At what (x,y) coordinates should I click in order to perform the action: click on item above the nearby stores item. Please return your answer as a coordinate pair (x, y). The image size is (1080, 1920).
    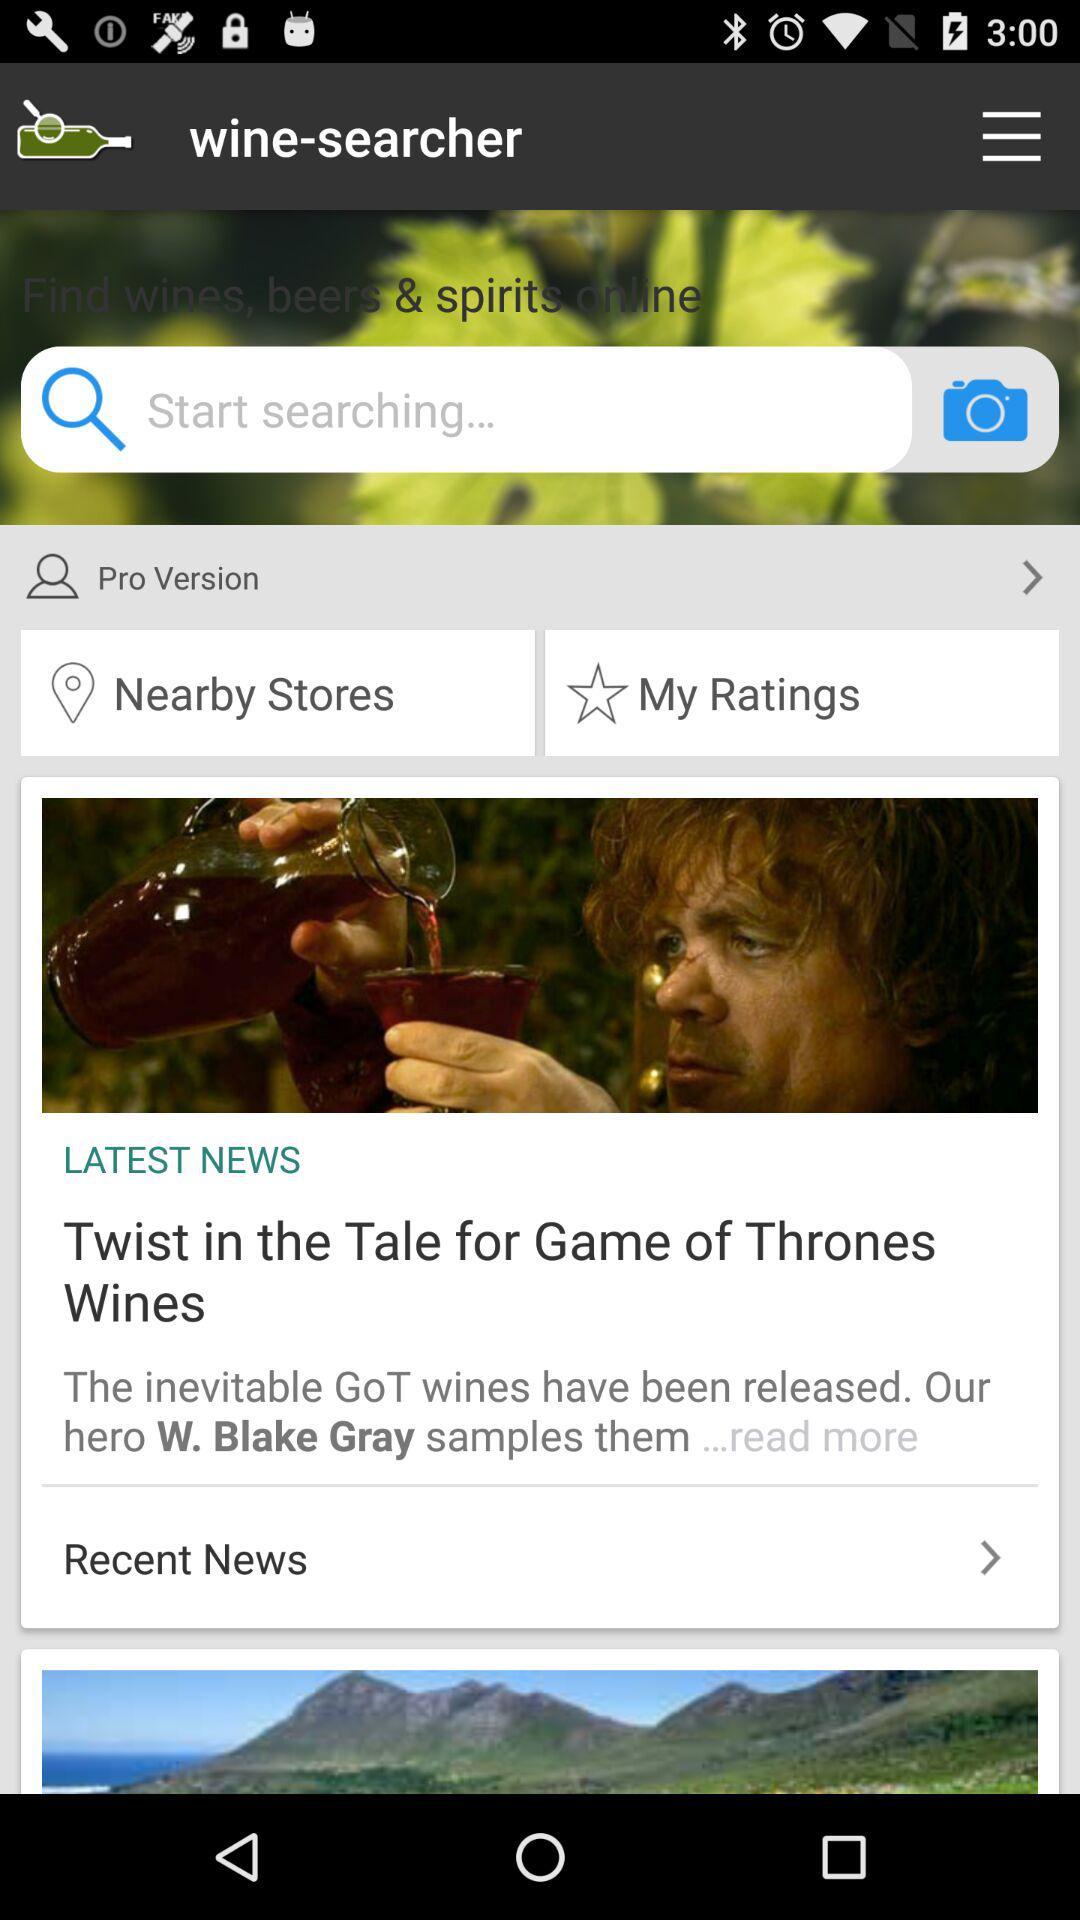
    Looking at the image, I should click on (512, 576).